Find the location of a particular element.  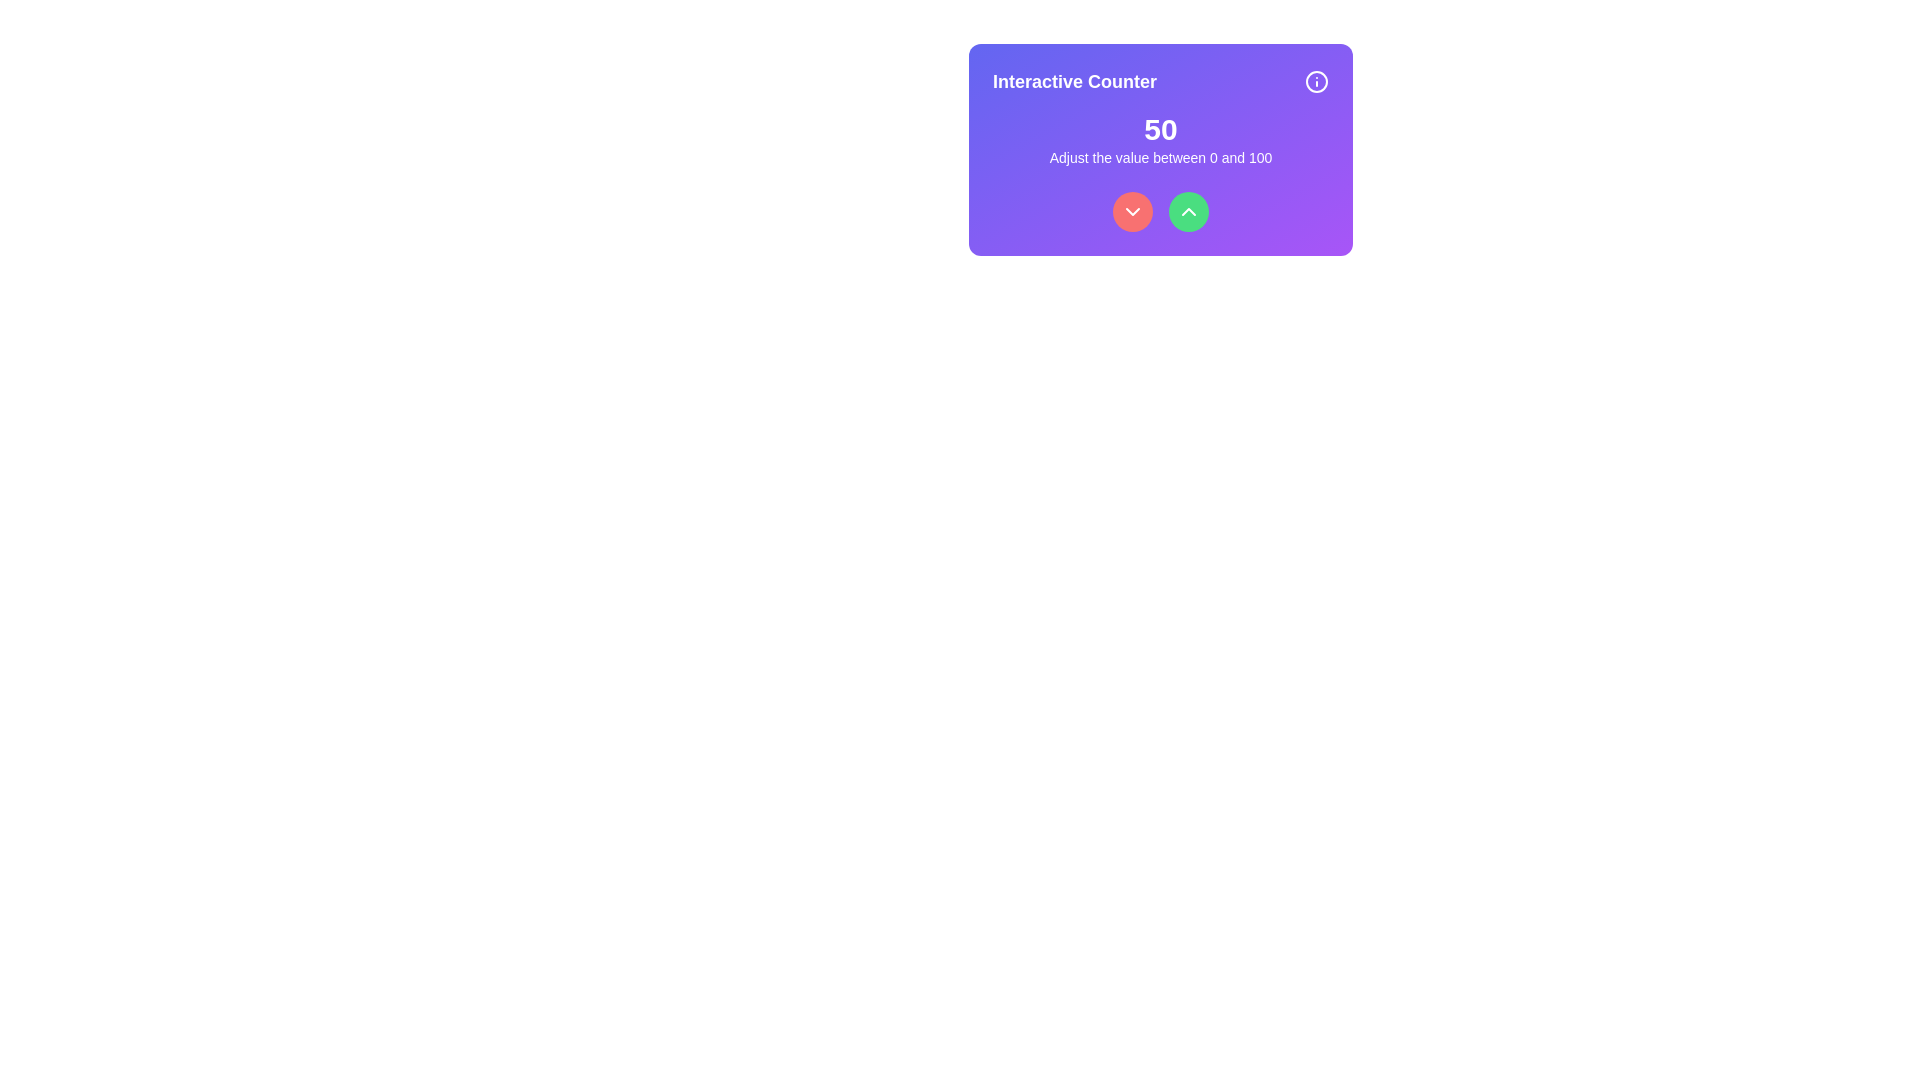

the green circular button containing the upward-pointing chevron icon is located at coordinates (1189, 212).